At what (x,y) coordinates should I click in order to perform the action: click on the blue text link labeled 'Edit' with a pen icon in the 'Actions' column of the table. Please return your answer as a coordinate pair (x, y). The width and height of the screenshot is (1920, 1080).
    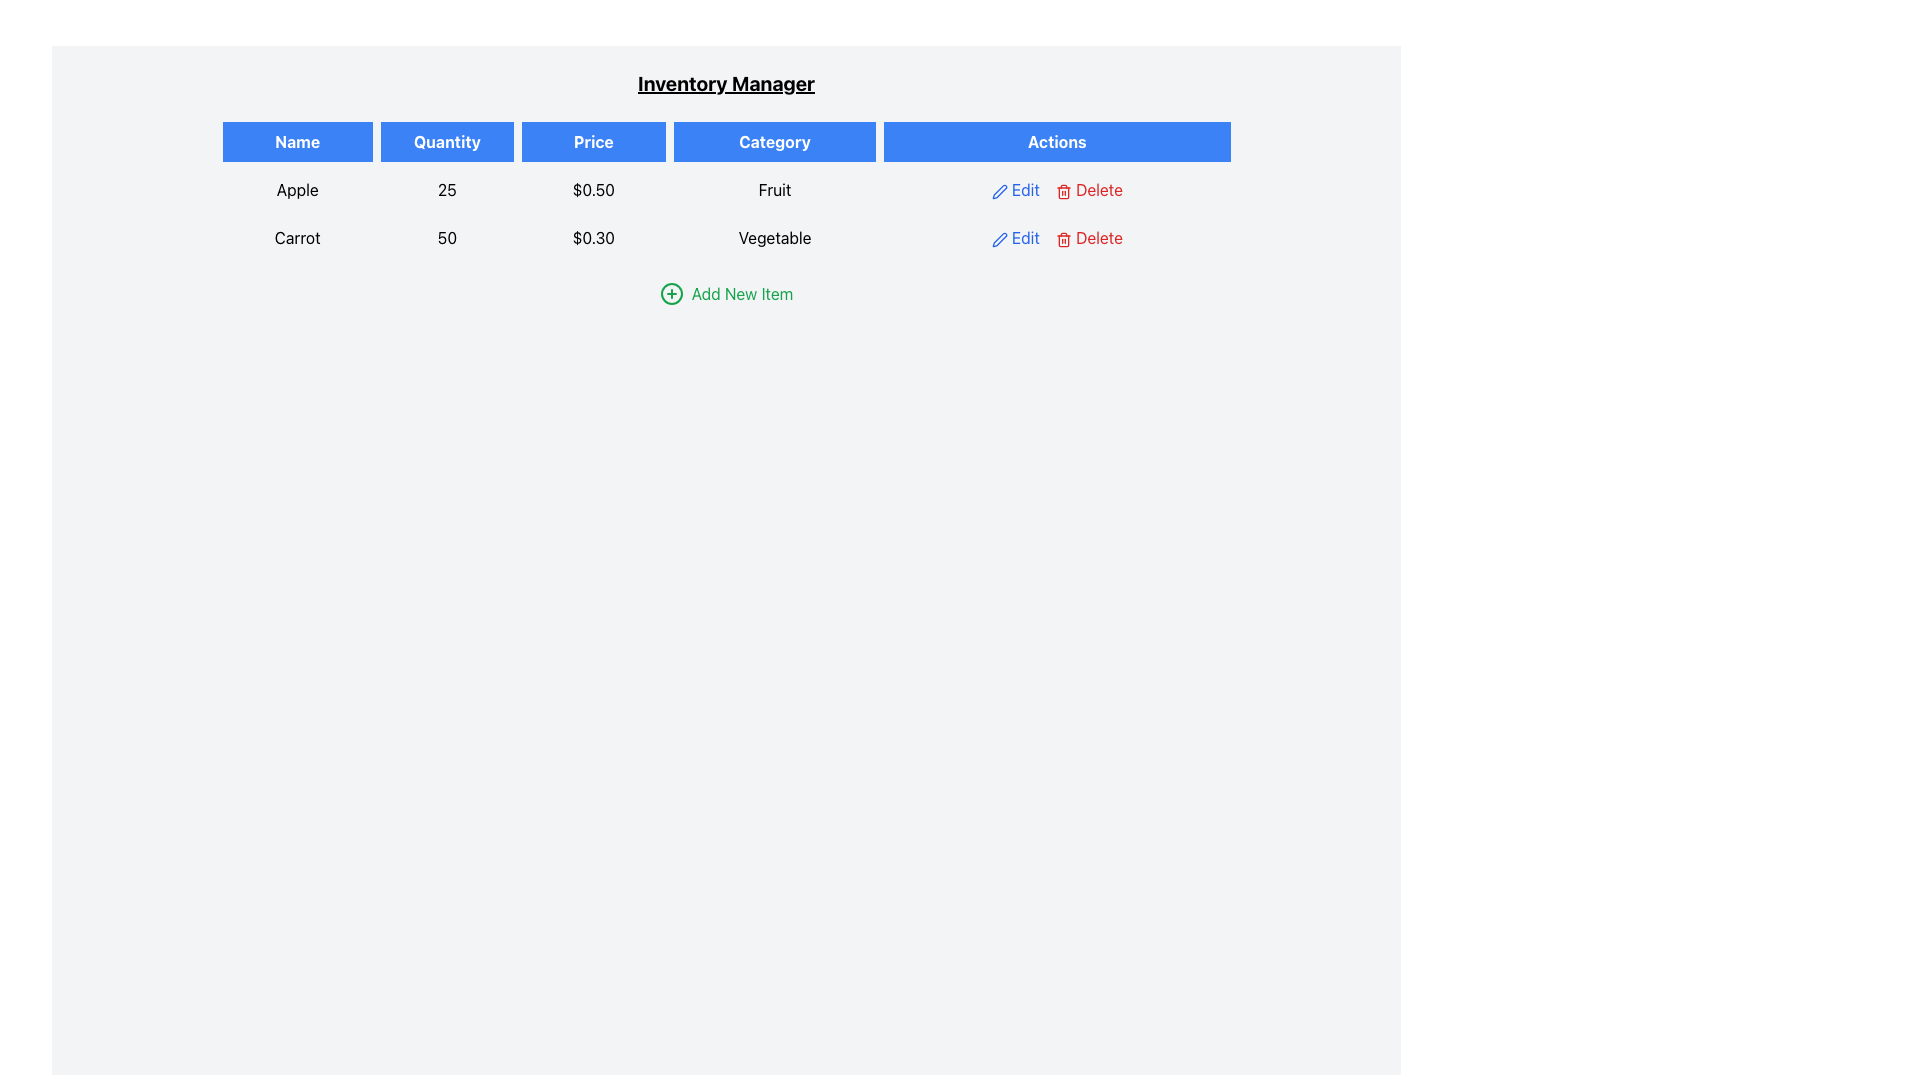
    Looking at the image, I should click on (1015, 189).